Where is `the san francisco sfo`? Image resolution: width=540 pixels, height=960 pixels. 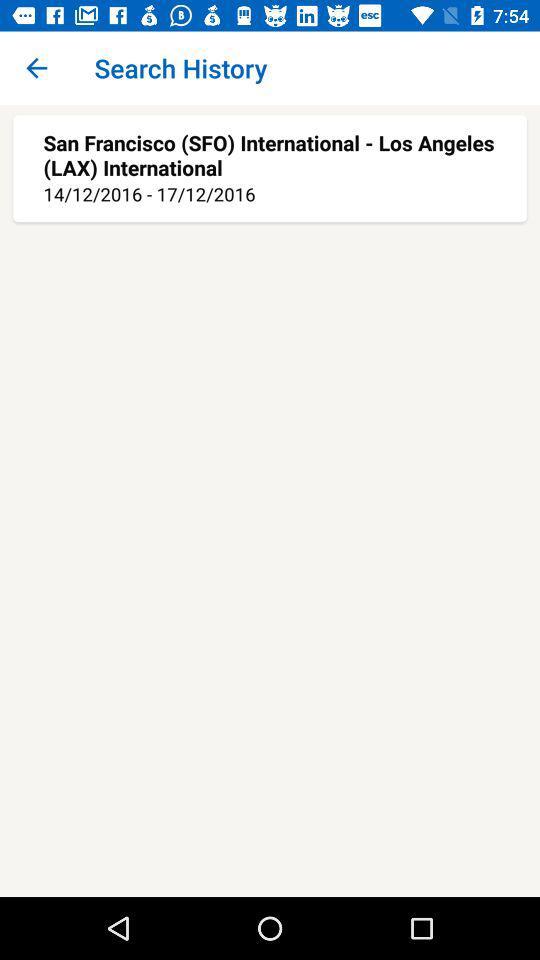 the san francisco sfo is located at coordinates (270, 154).